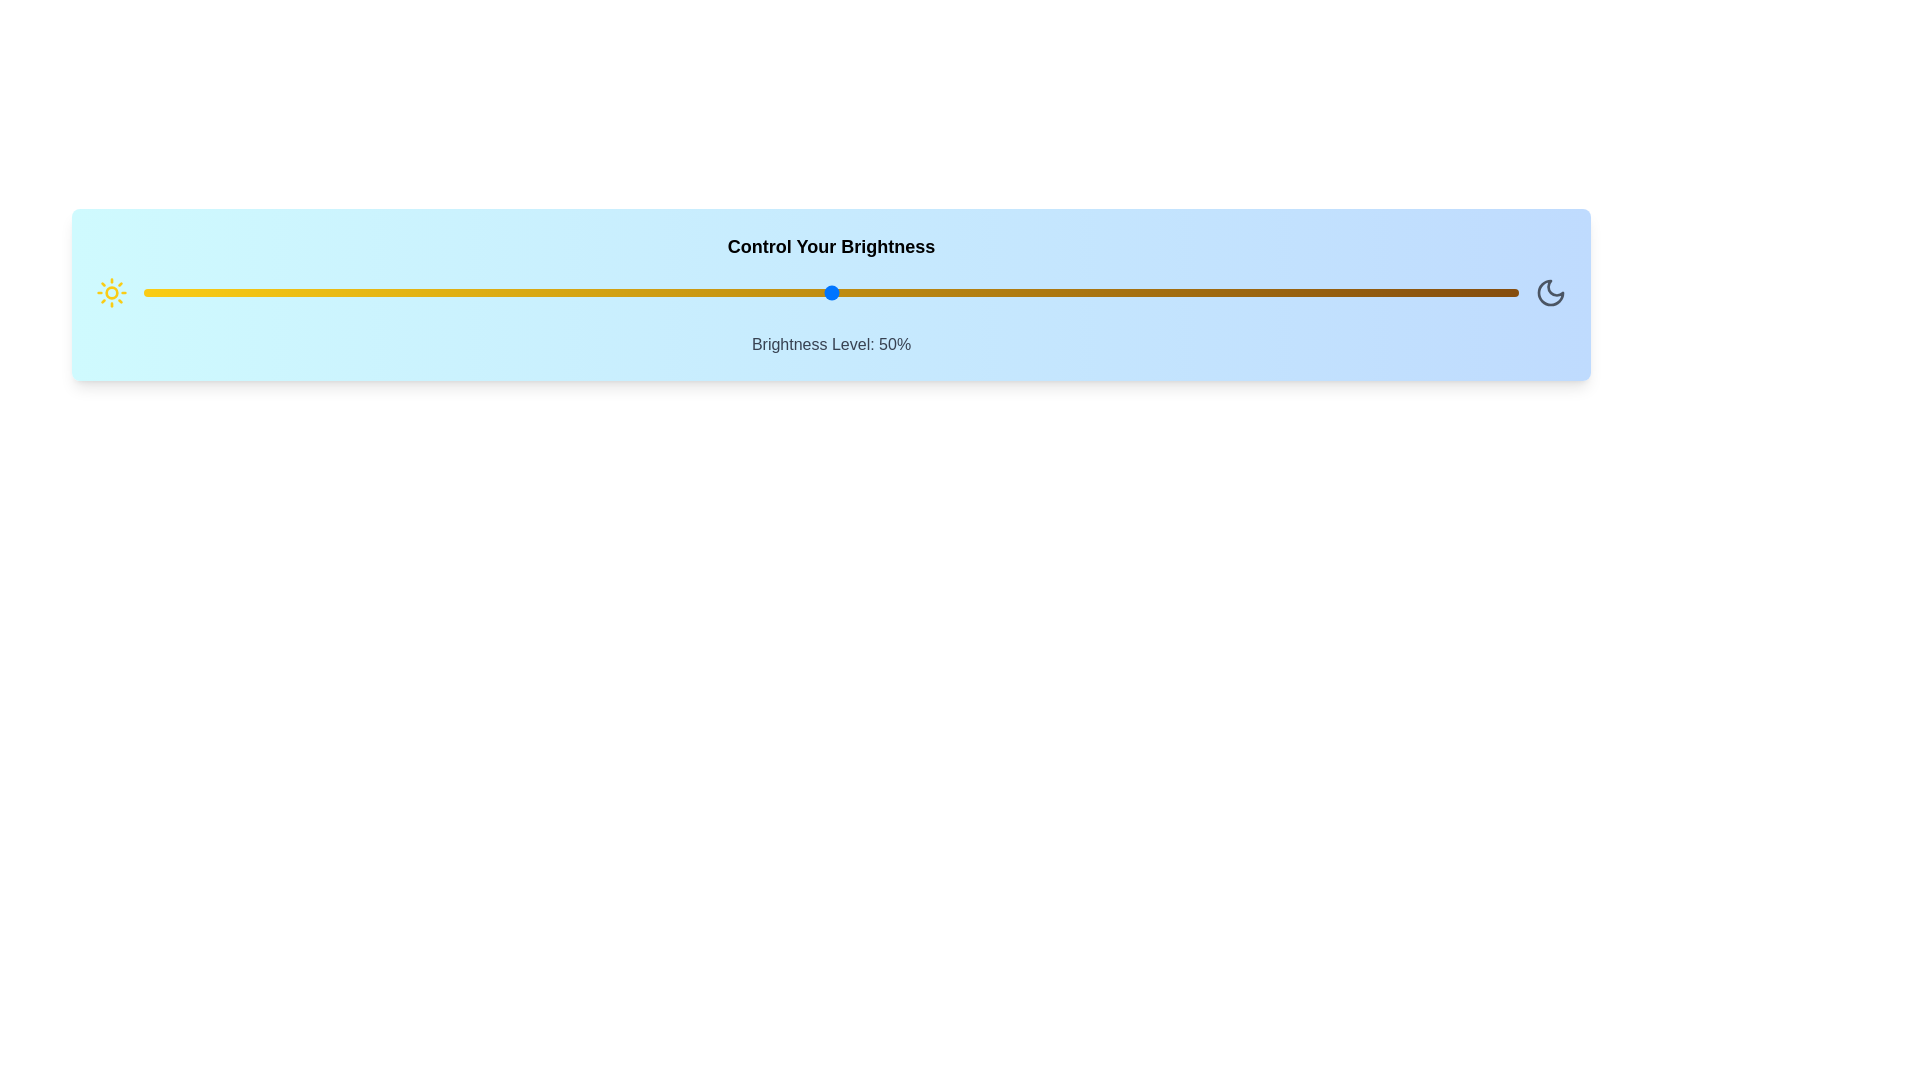  I want to click on the brightness to 39% using the slider, so click(680, 293).